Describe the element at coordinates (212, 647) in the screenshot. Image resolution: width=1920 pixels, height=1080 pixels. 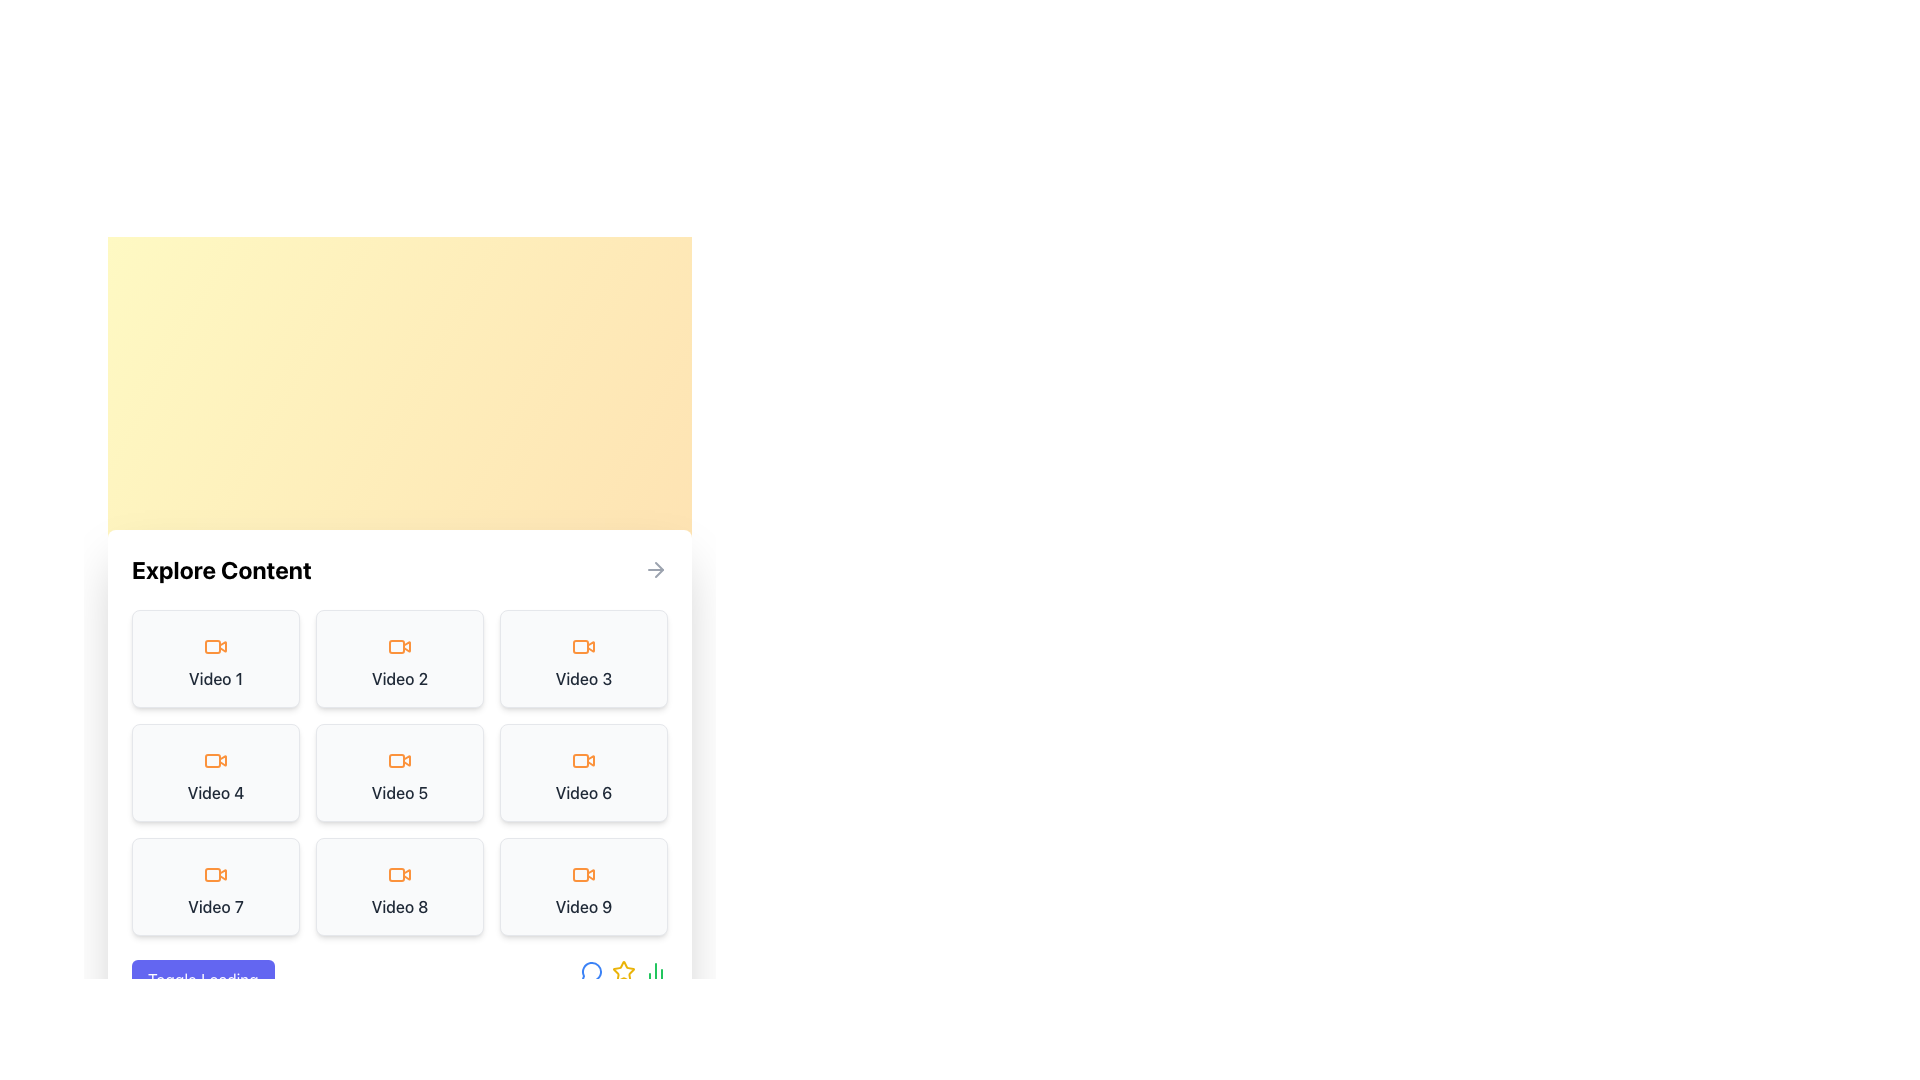
I see `the decorative SVG element with a rounded border and orange-red fill, located within the video playback icon of the first content block in the grid` at that location.